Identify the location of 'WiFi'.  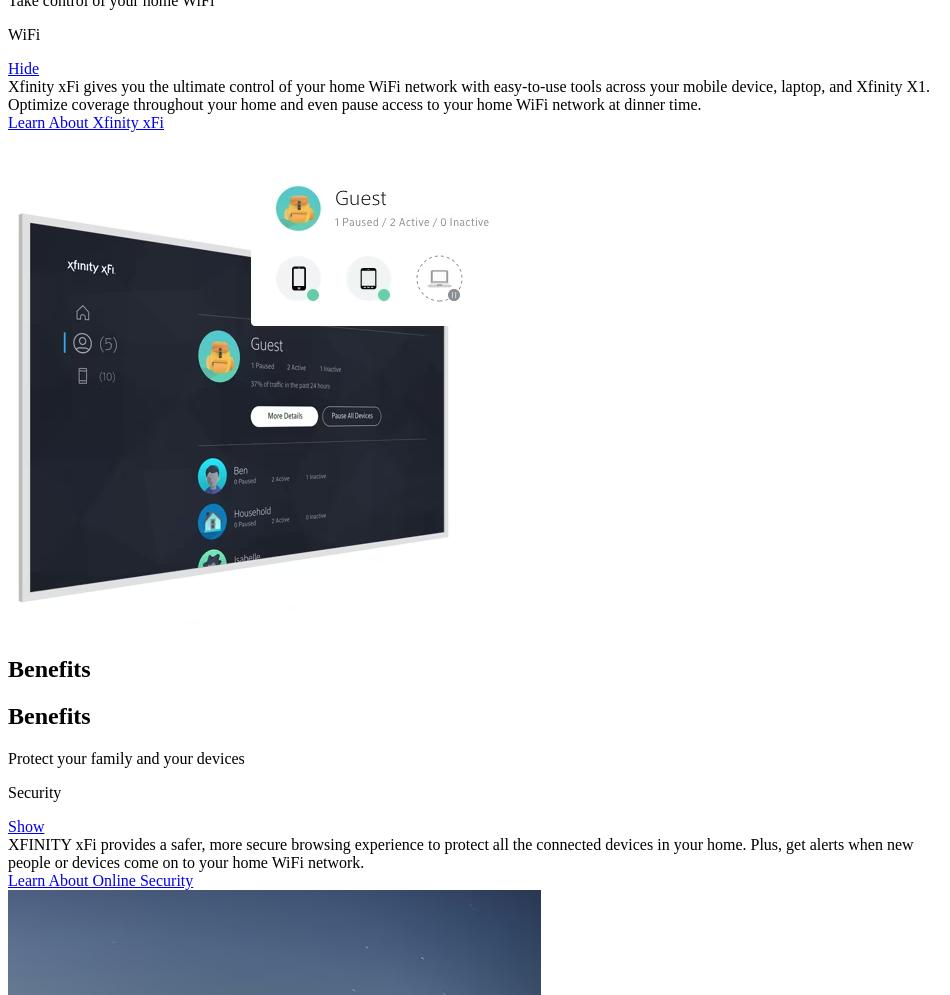
(24, 34).